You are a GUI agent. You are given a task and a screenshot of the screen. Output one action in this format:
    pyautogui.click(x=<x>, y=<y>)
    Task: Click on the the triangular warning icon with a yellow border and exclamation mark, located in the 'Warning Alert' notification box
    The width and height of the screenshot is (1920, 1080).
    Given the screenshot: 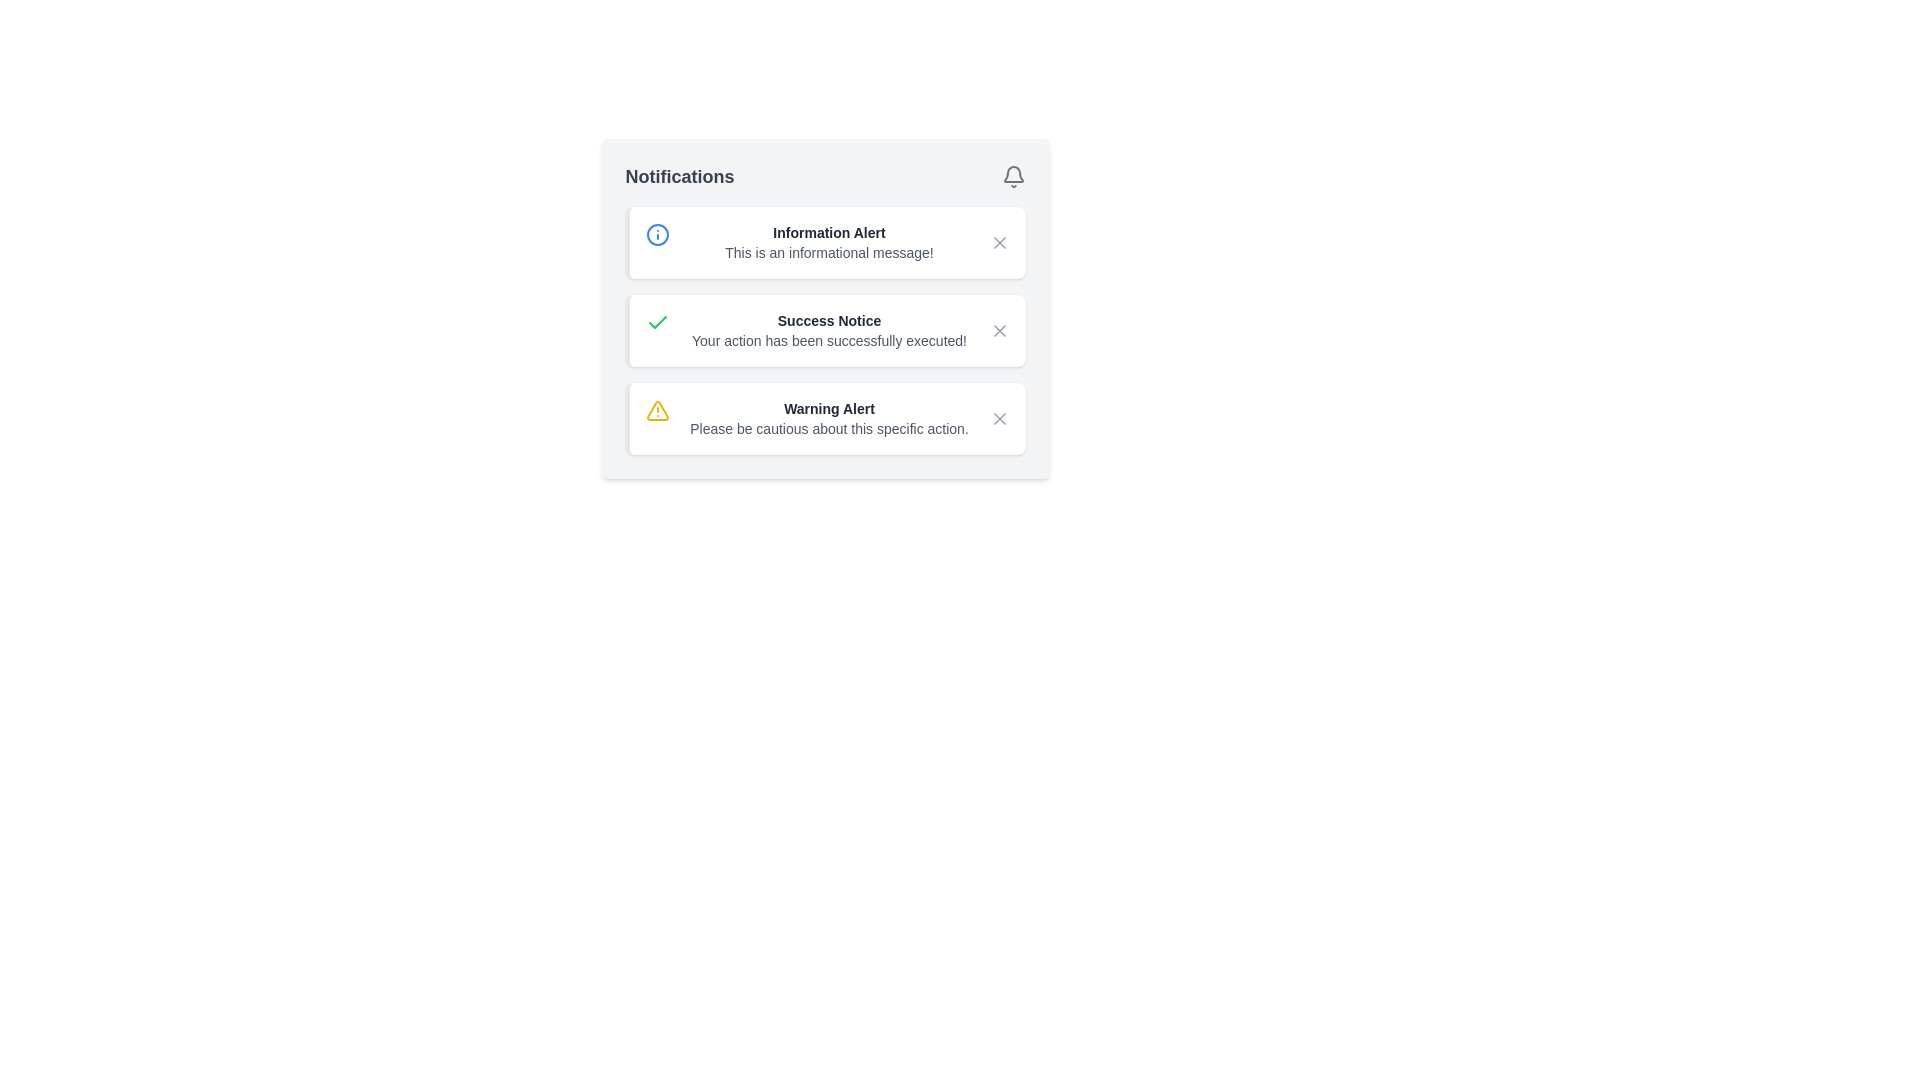 What is the action you would take?
    pyautogui.click(x=657, y=418)
    